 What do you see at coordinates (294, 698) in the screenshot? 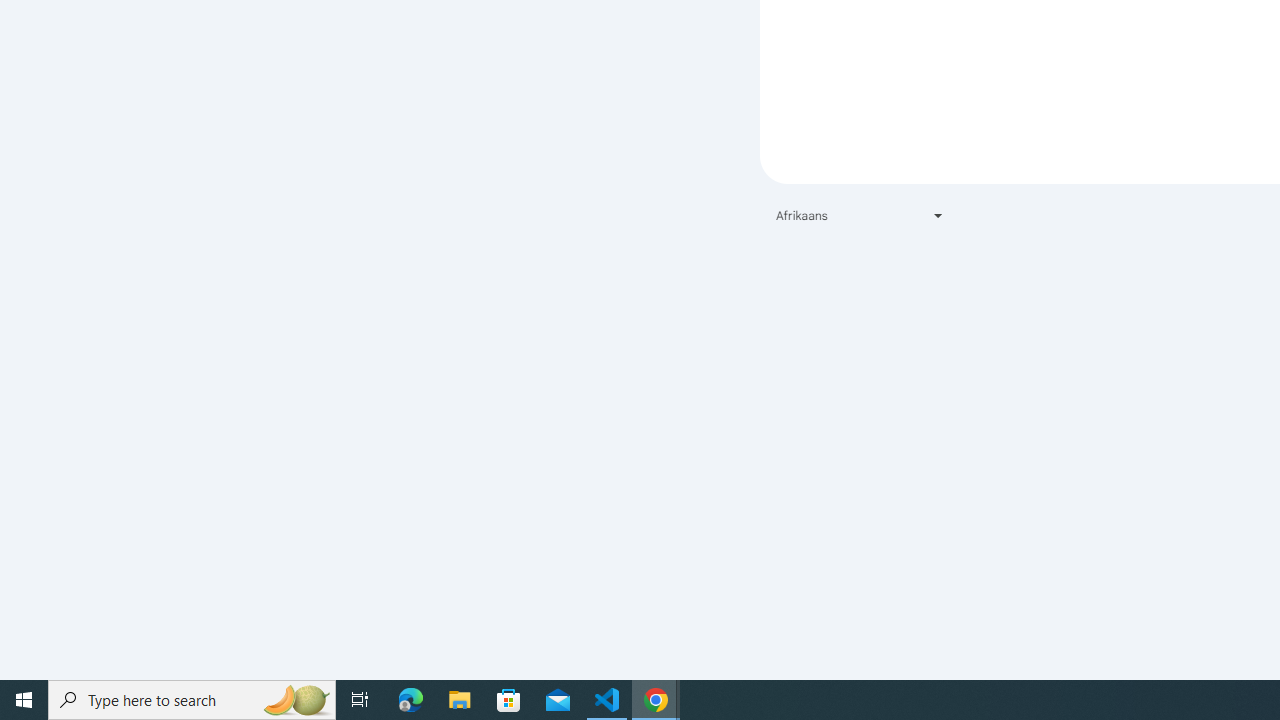
I see `'Search highlights icon opens search home window'` at bounding box center [294, 698].